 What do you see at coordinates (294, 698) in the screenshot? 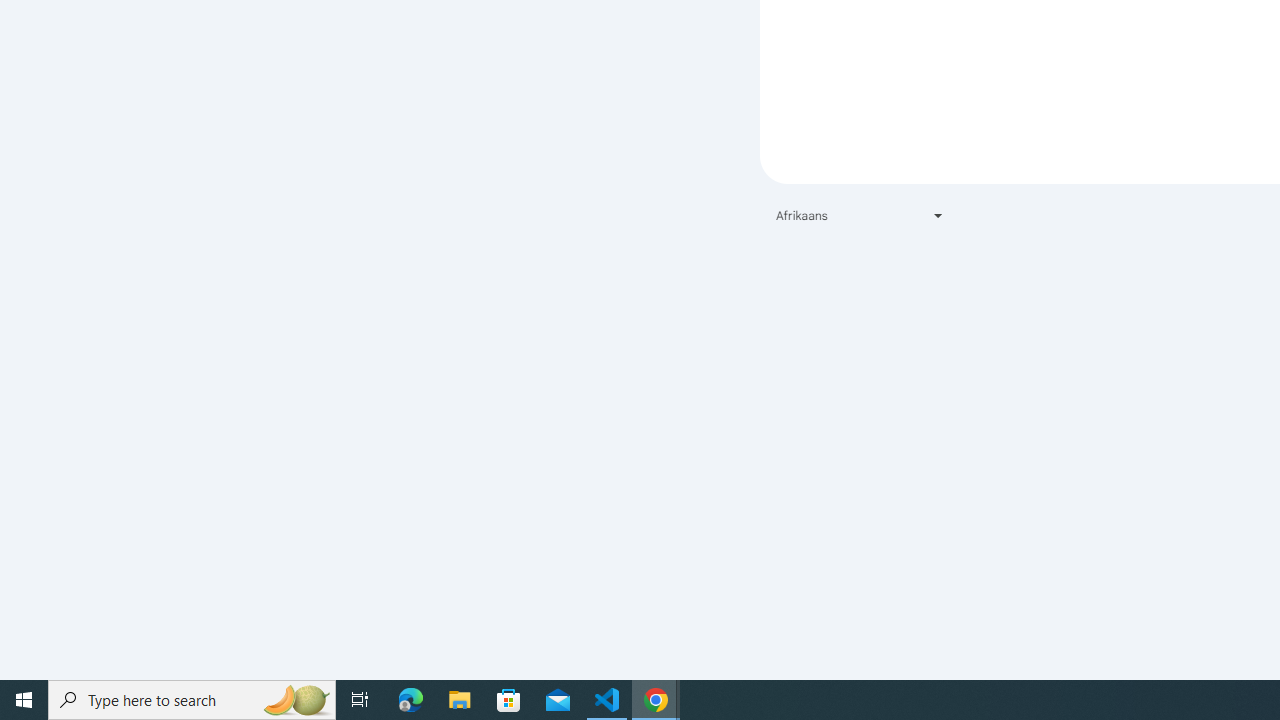
I see `'Search highlights icon opens search home window'` at bounding box center [294, 698].